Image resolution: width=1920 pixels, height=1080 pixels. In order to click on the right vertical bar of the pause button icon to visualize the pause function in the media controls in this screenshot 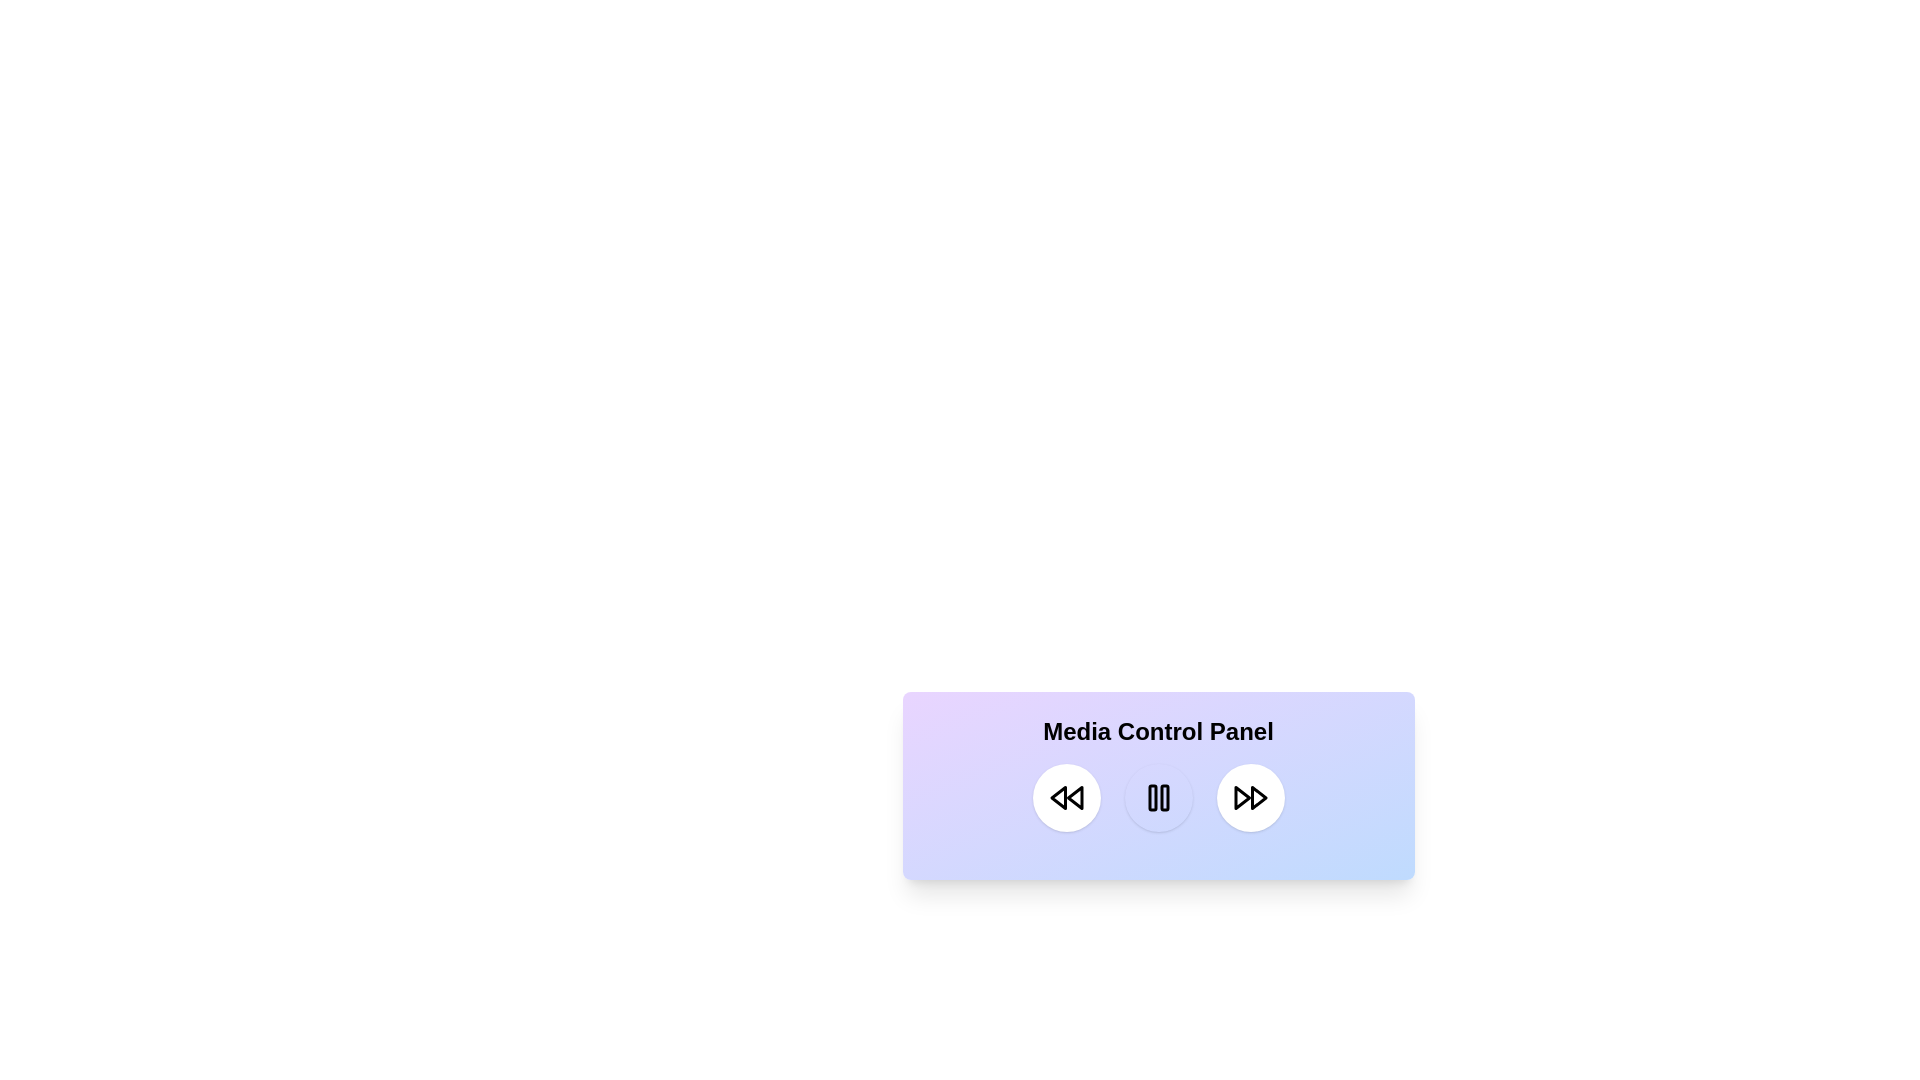, I will do `click(1164, 797)`.